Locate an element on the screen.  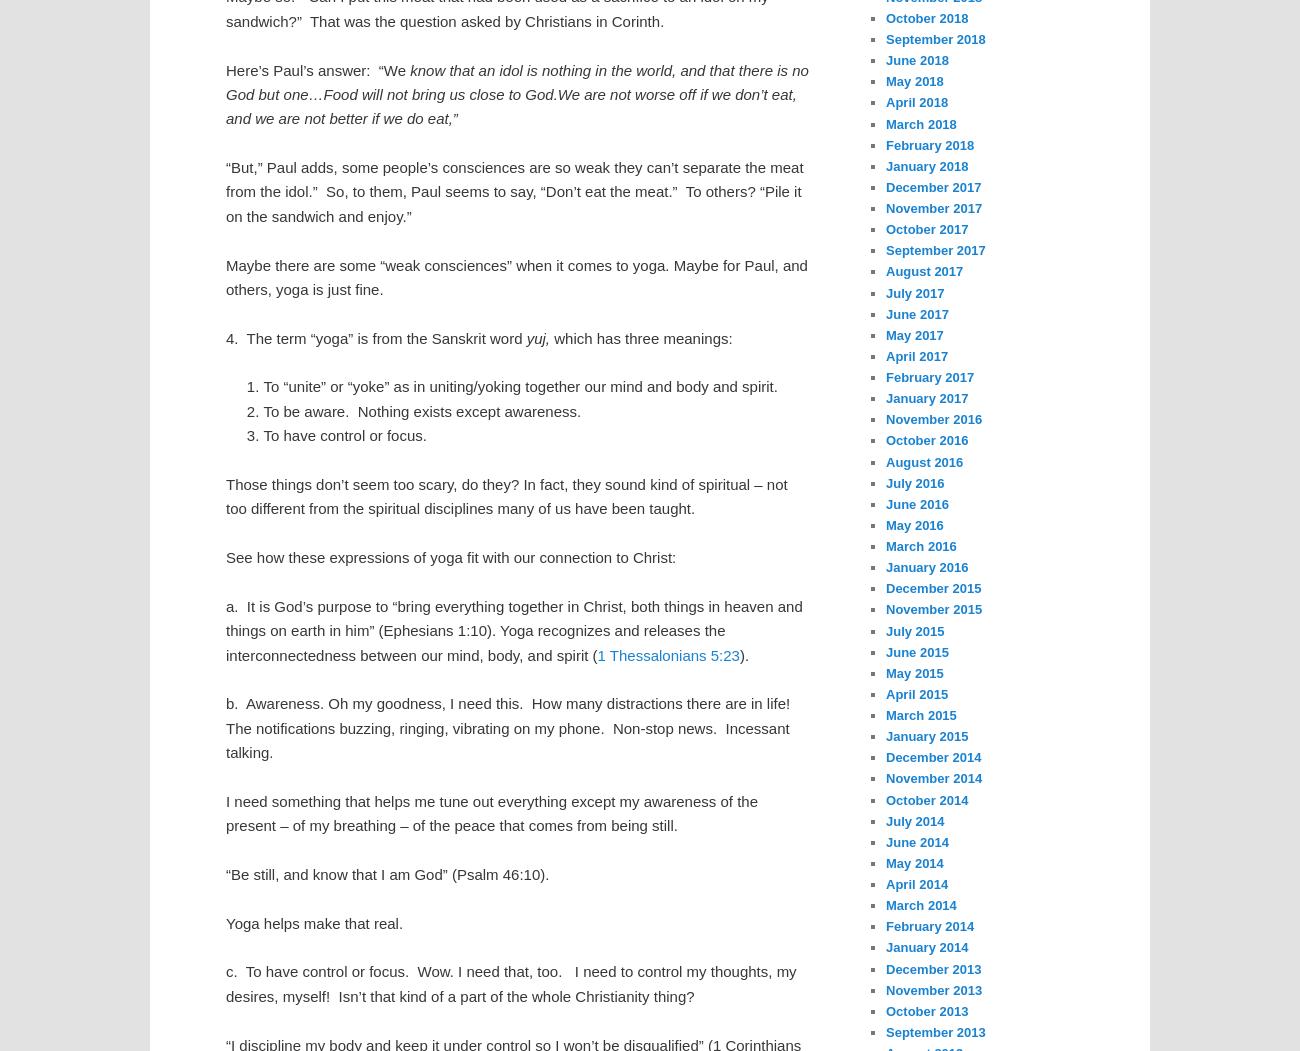
'April 2017' is located at coordinates (916, 355).